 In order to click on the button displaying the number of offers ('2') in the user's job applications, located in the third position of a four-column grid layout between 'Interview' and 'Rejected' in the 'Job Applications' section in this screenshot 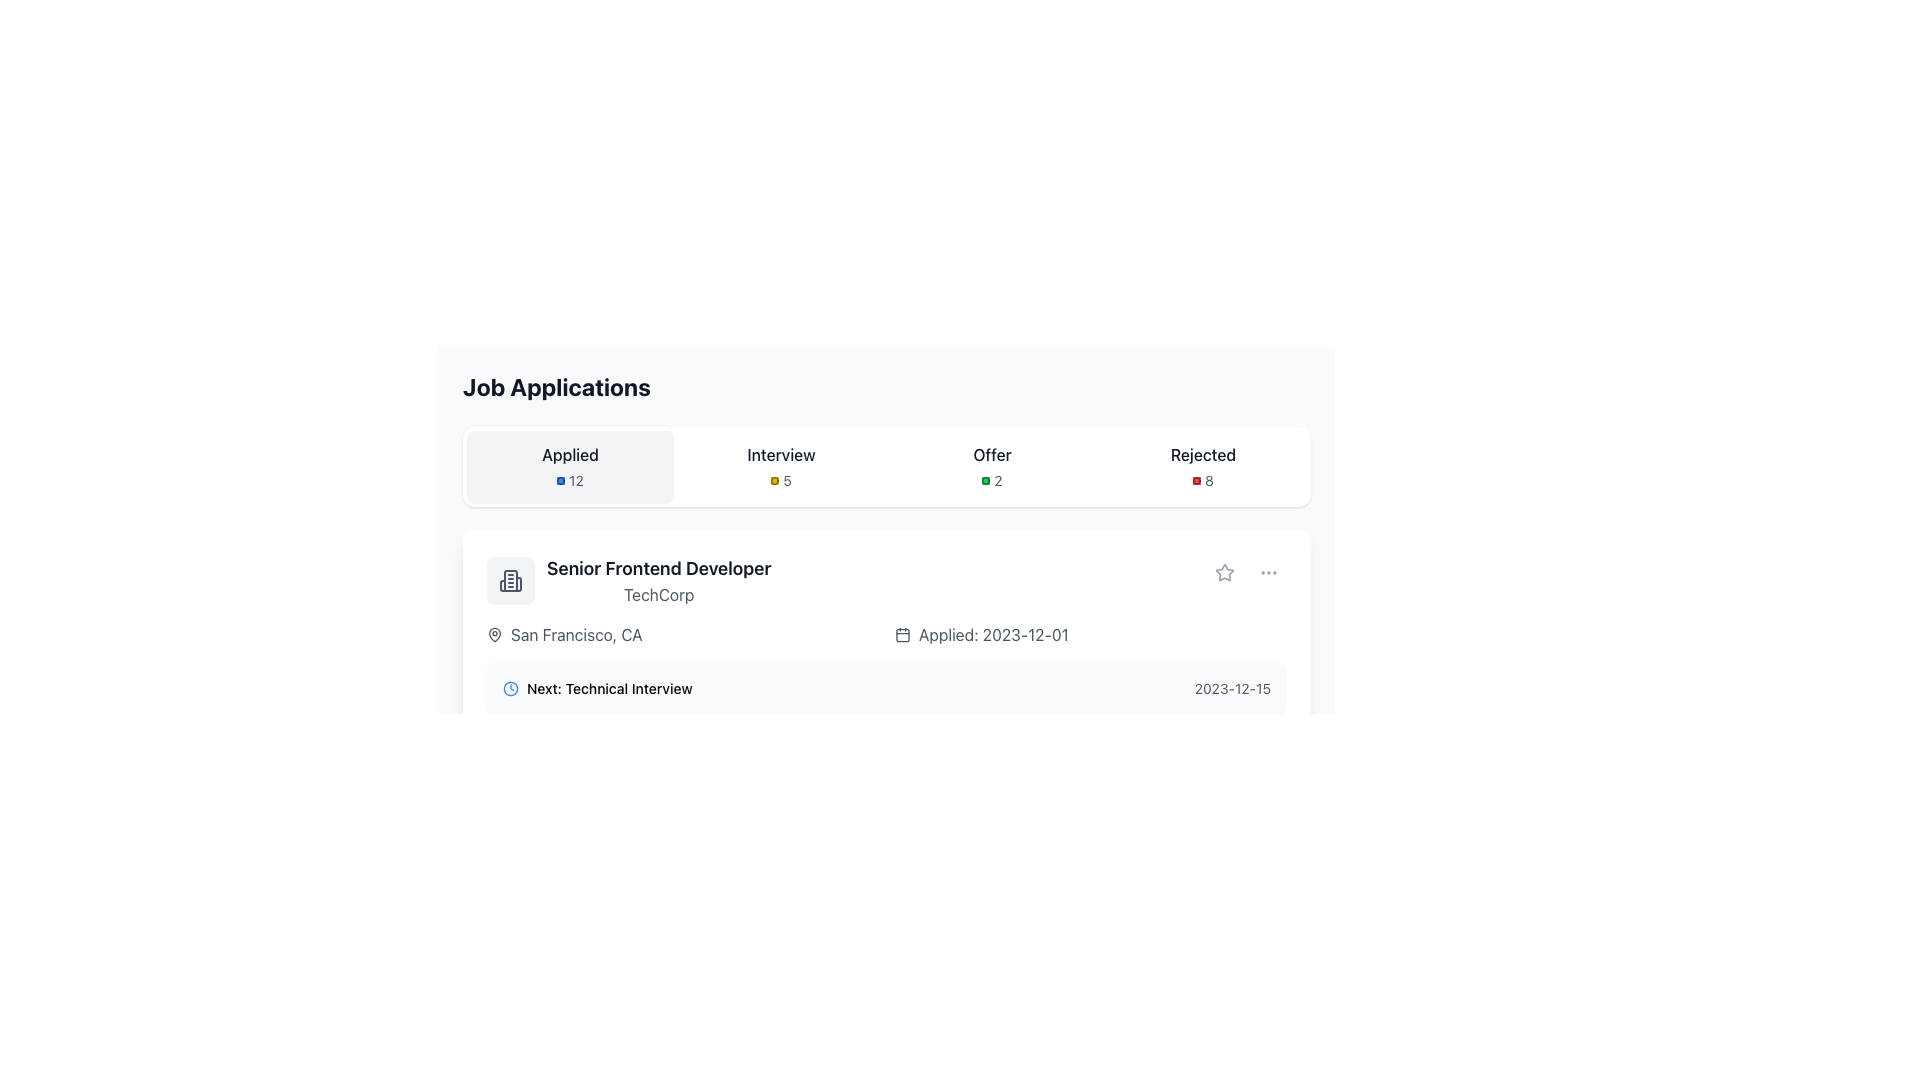, I will do `click(992, 466)`.